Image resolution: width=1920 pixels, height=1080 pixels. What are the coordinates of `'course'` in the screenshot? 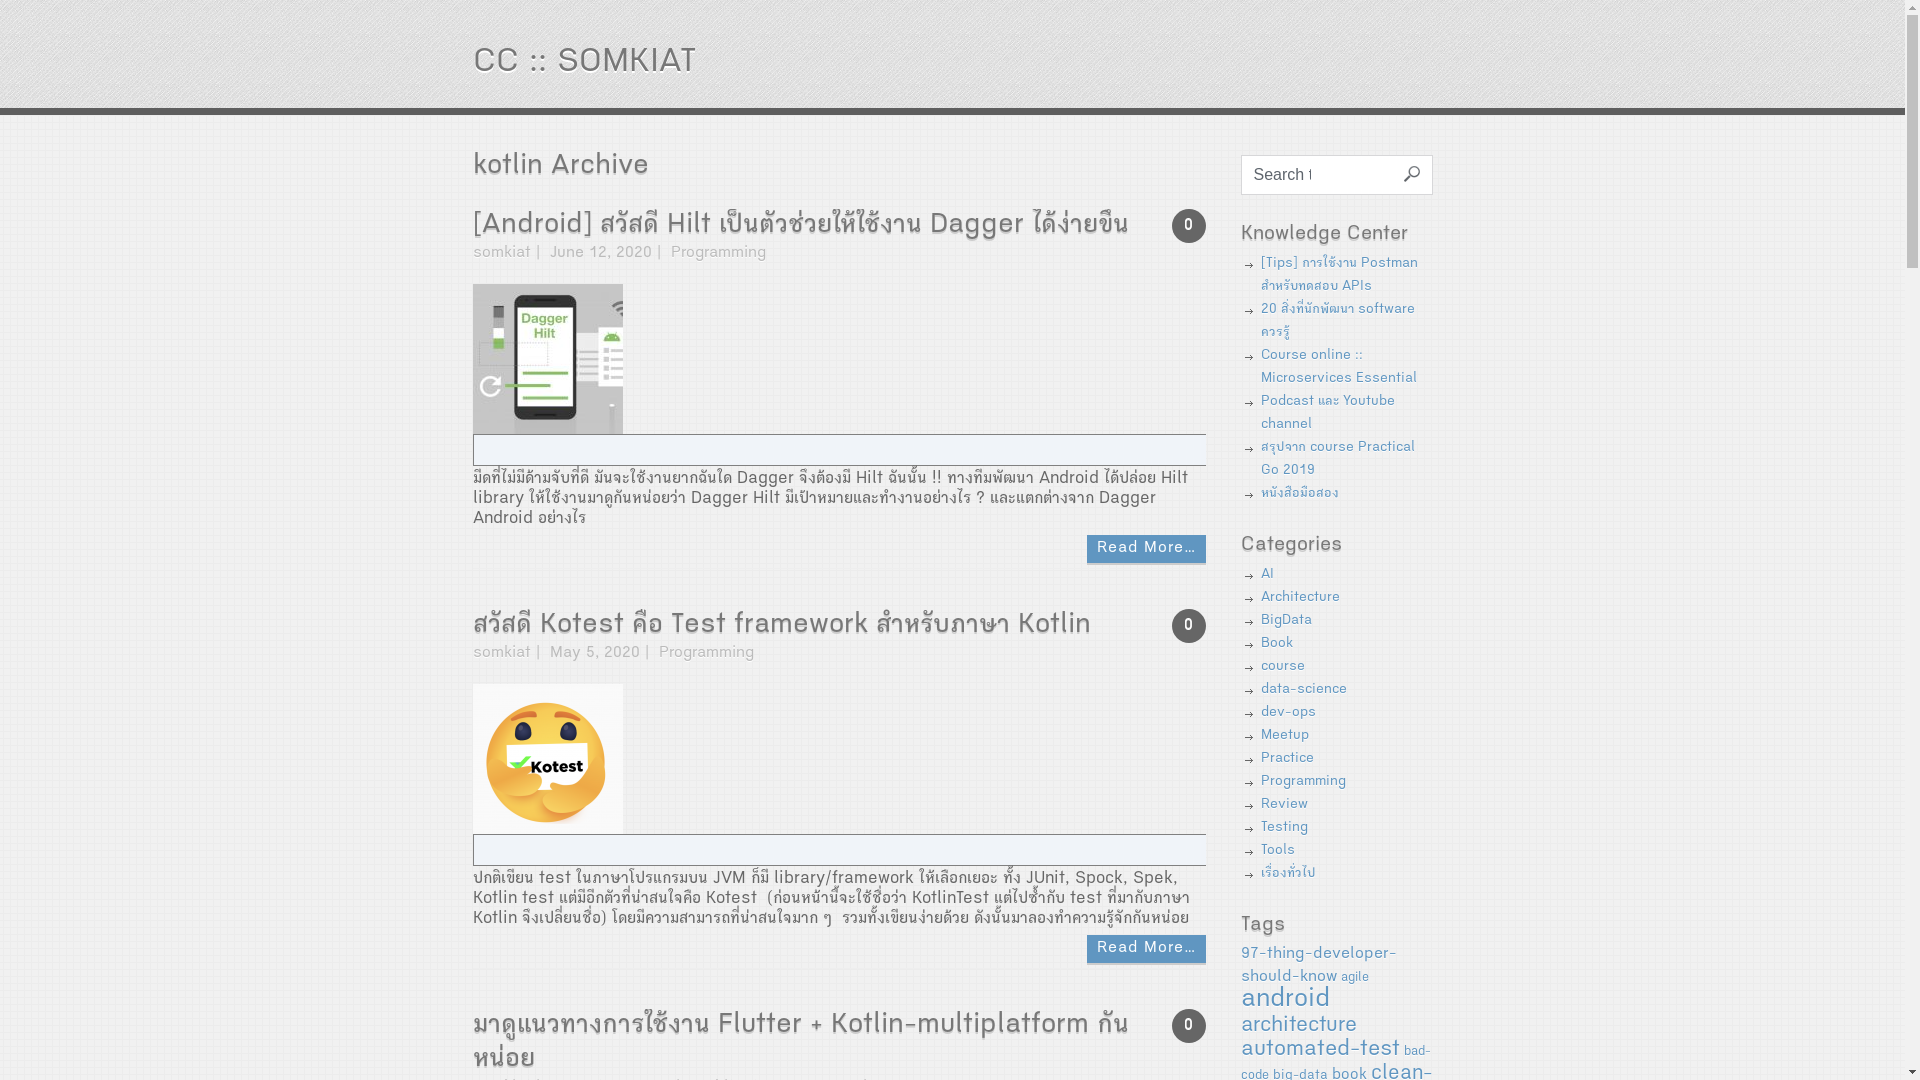 It's located at (1281, 667).